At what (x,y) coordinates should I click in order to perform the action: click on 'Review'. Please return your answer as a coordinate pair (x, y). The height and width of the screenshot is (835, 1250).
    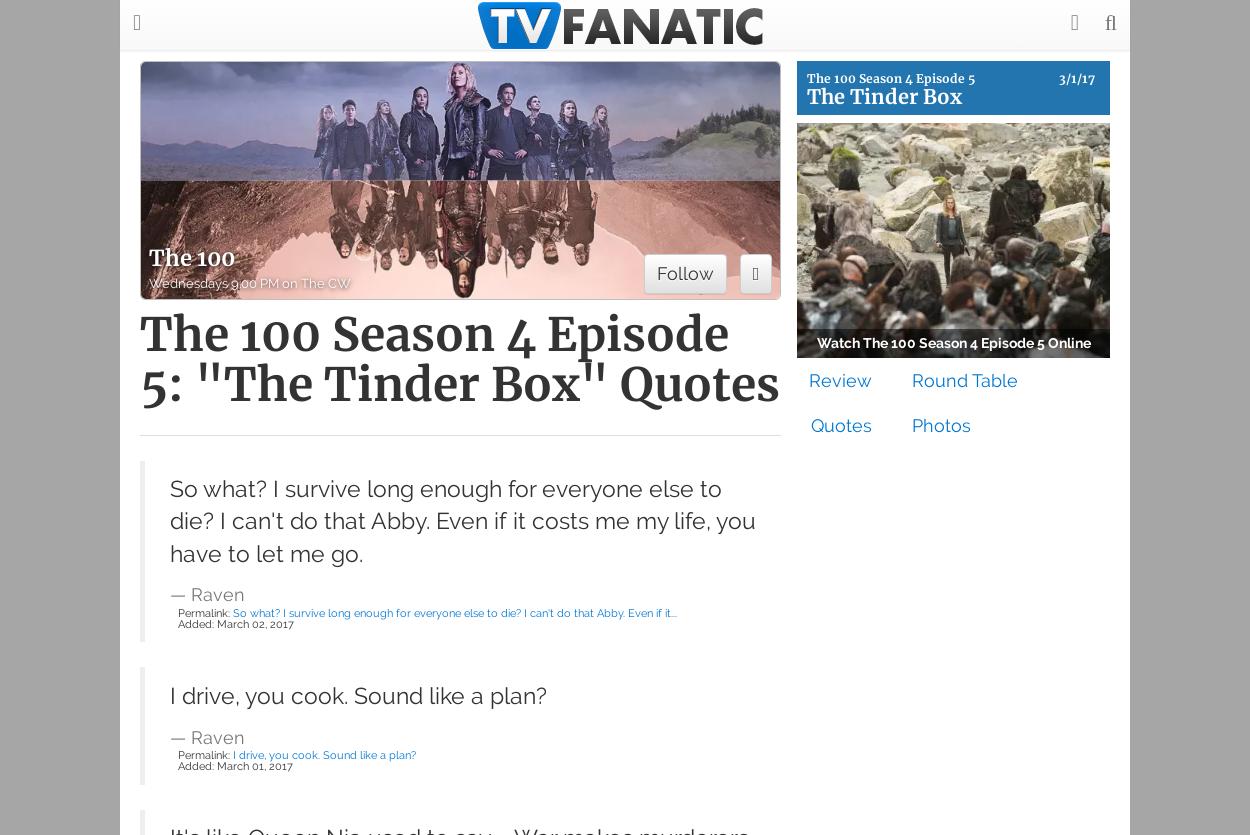
    Looking at the image, I should click on (839, 379).